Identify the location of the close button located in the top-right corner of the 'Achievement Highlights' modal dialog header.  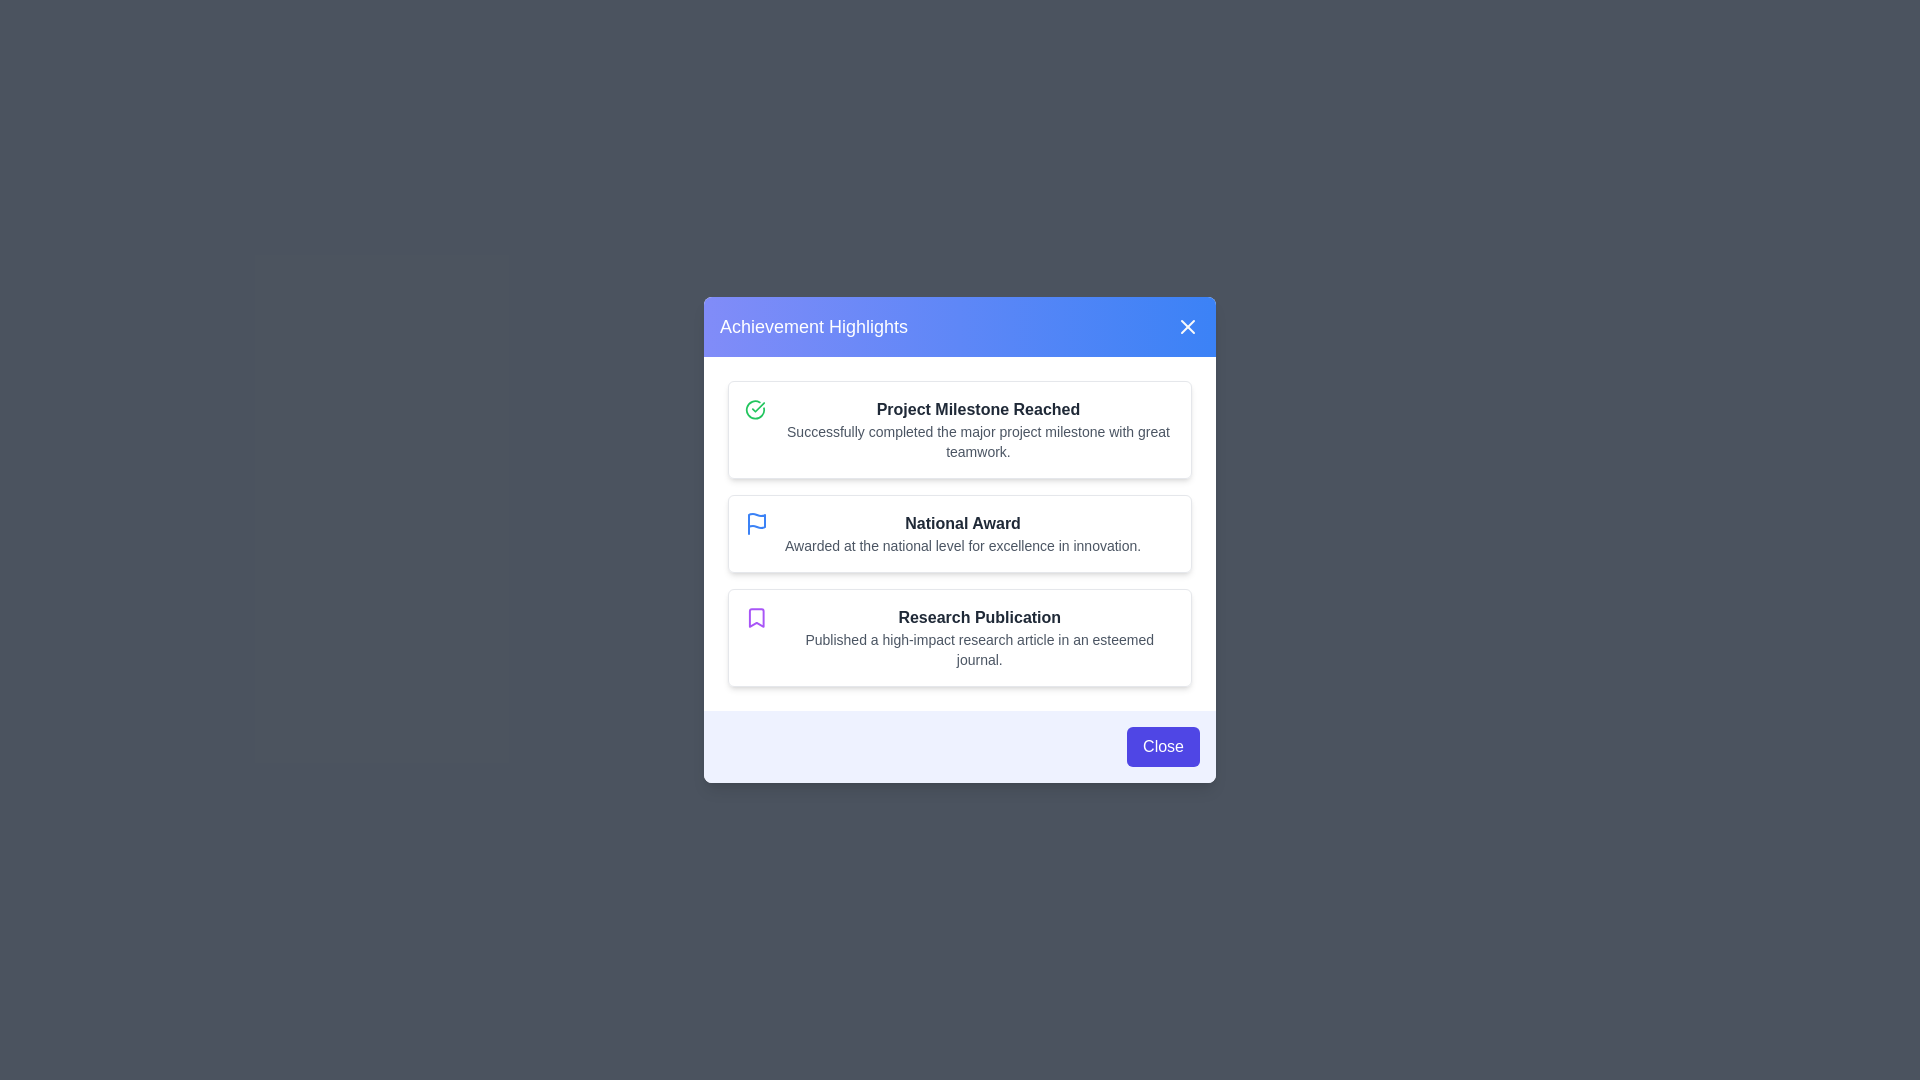
(1188, 326).